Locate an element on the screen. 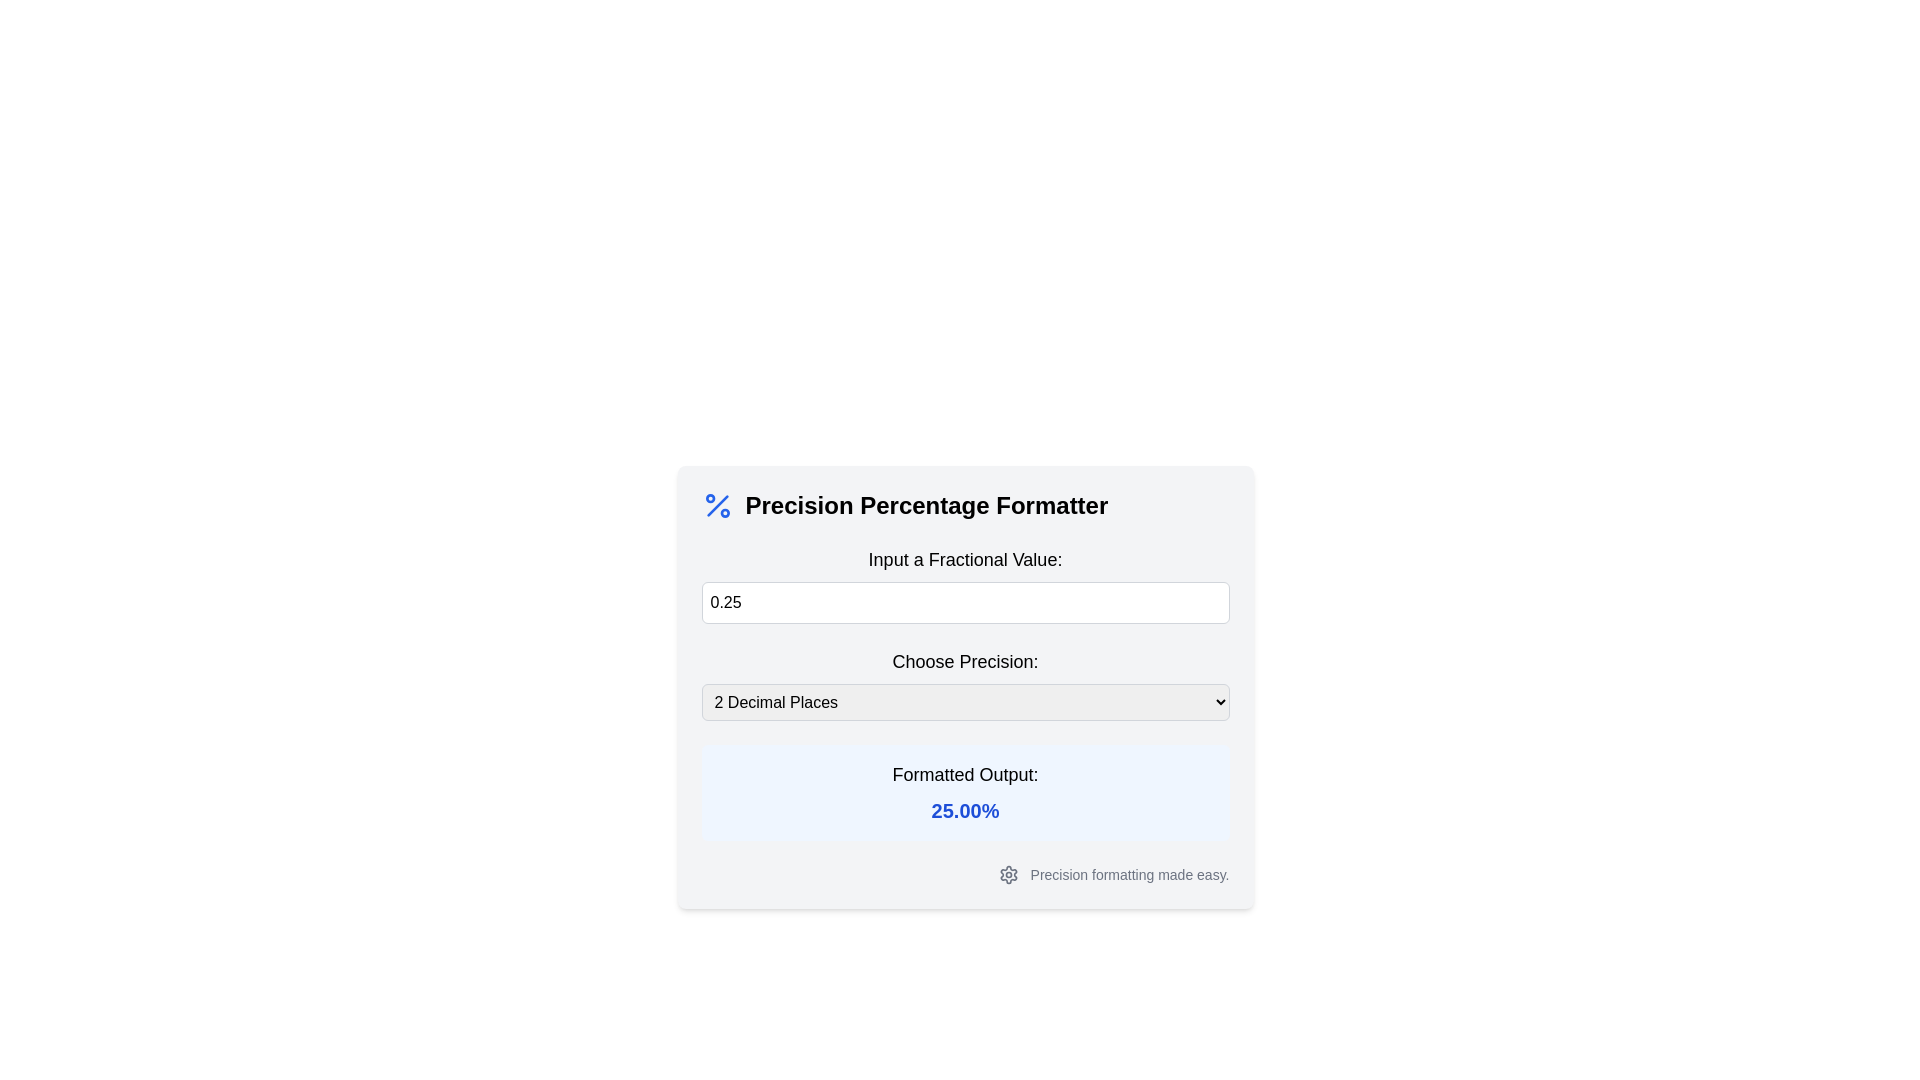 This screenshot has width=1920, height=1080. static text label positioned above the input field that describes its purpose for inputting a fractional value is located at coordinates (965, 559).